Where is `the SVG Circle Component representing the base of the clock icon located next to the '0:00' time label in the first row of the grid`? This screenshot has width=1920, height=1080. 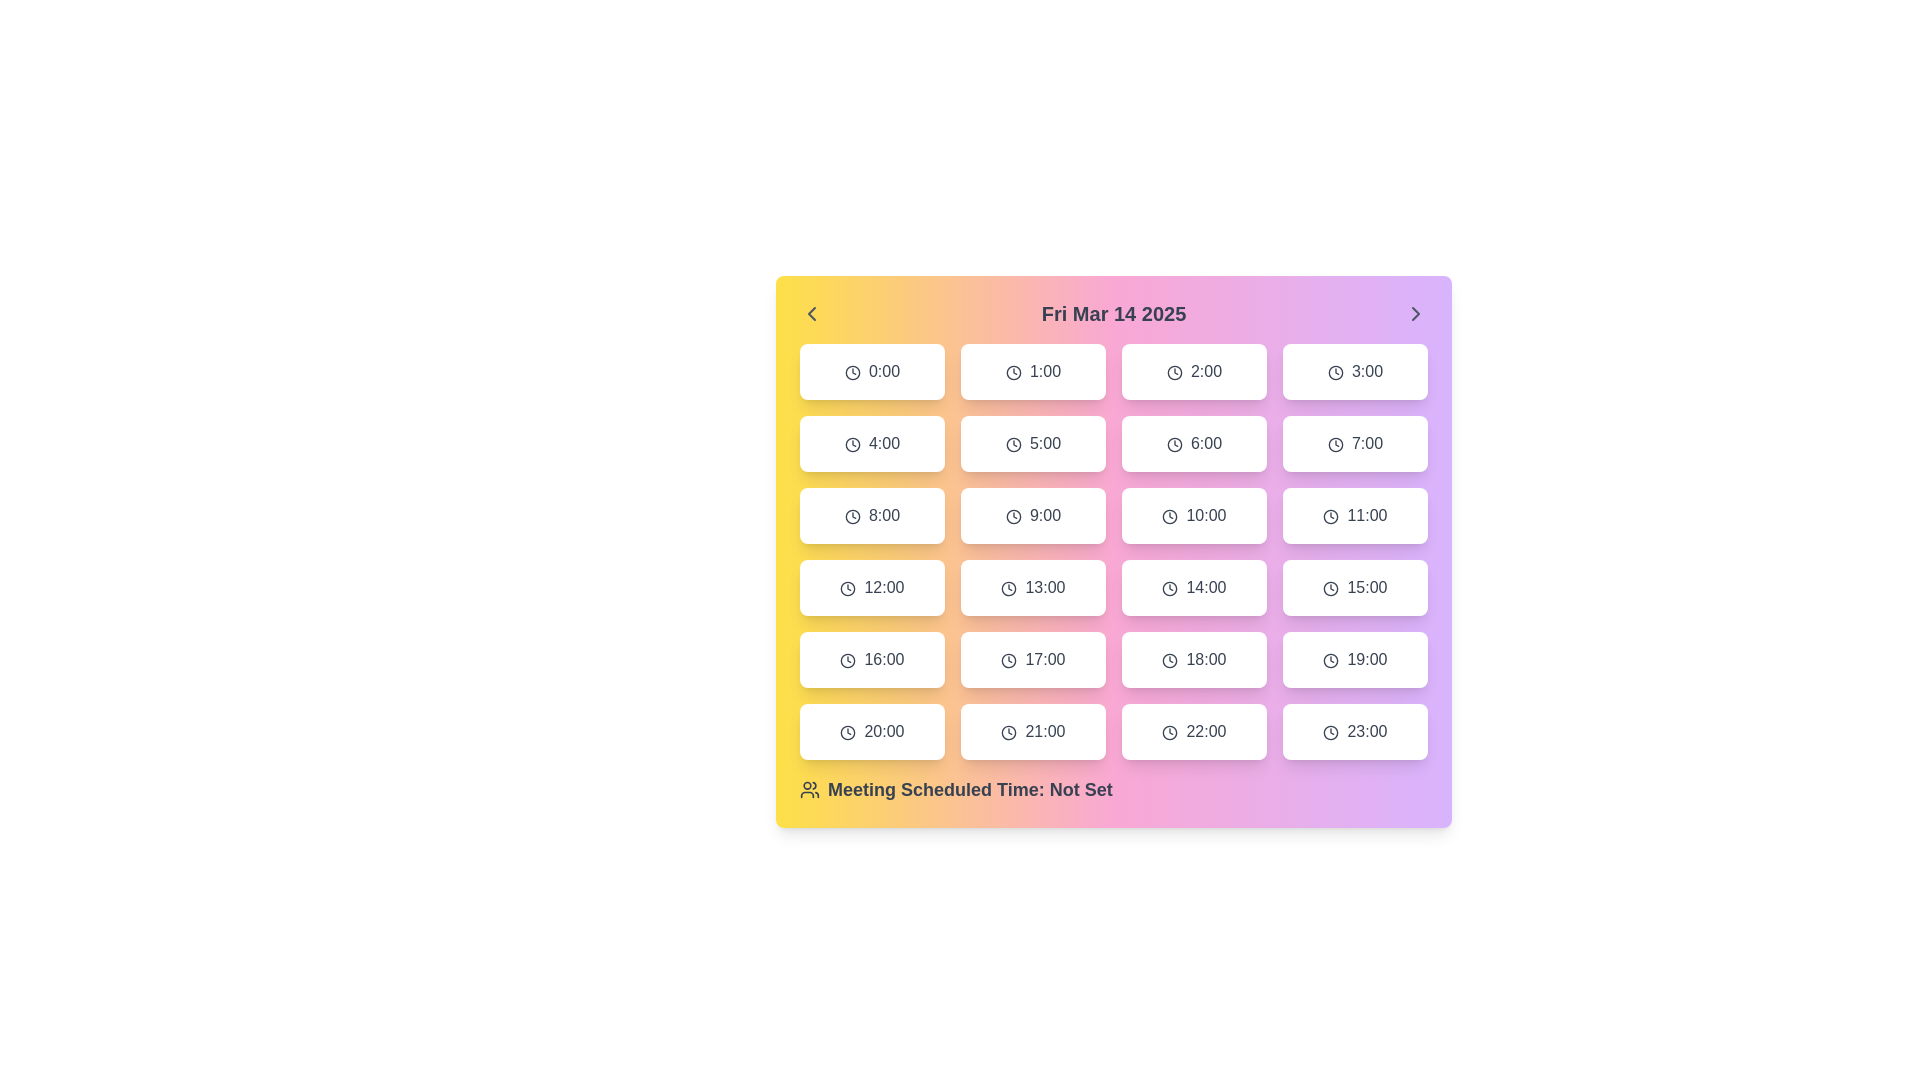
the SVG Circle Component representing the base of the clock icon located next to the '0:00' time label in the first row of the grid is located at coordinates (852, 372).